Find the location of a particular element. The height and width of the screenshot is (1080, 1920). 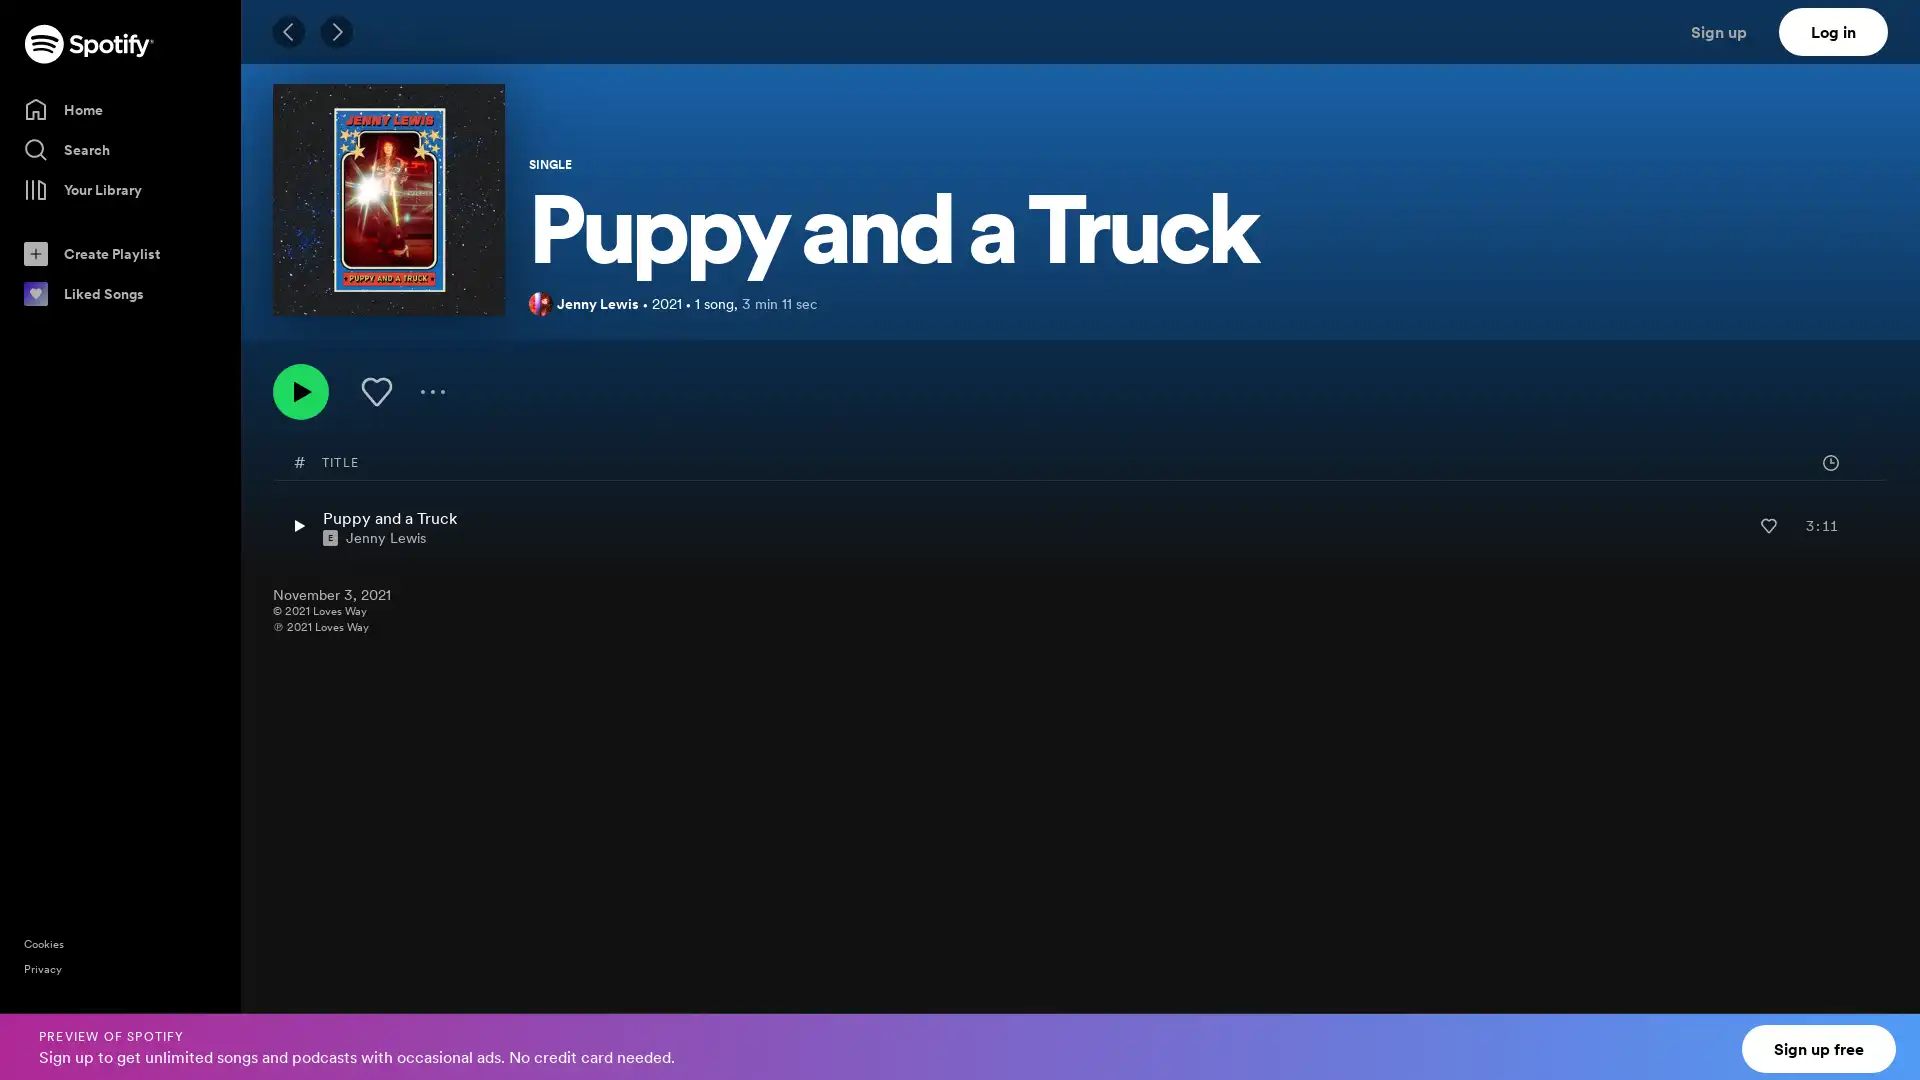

Sign up free is located at coordinates (1819, 1048).